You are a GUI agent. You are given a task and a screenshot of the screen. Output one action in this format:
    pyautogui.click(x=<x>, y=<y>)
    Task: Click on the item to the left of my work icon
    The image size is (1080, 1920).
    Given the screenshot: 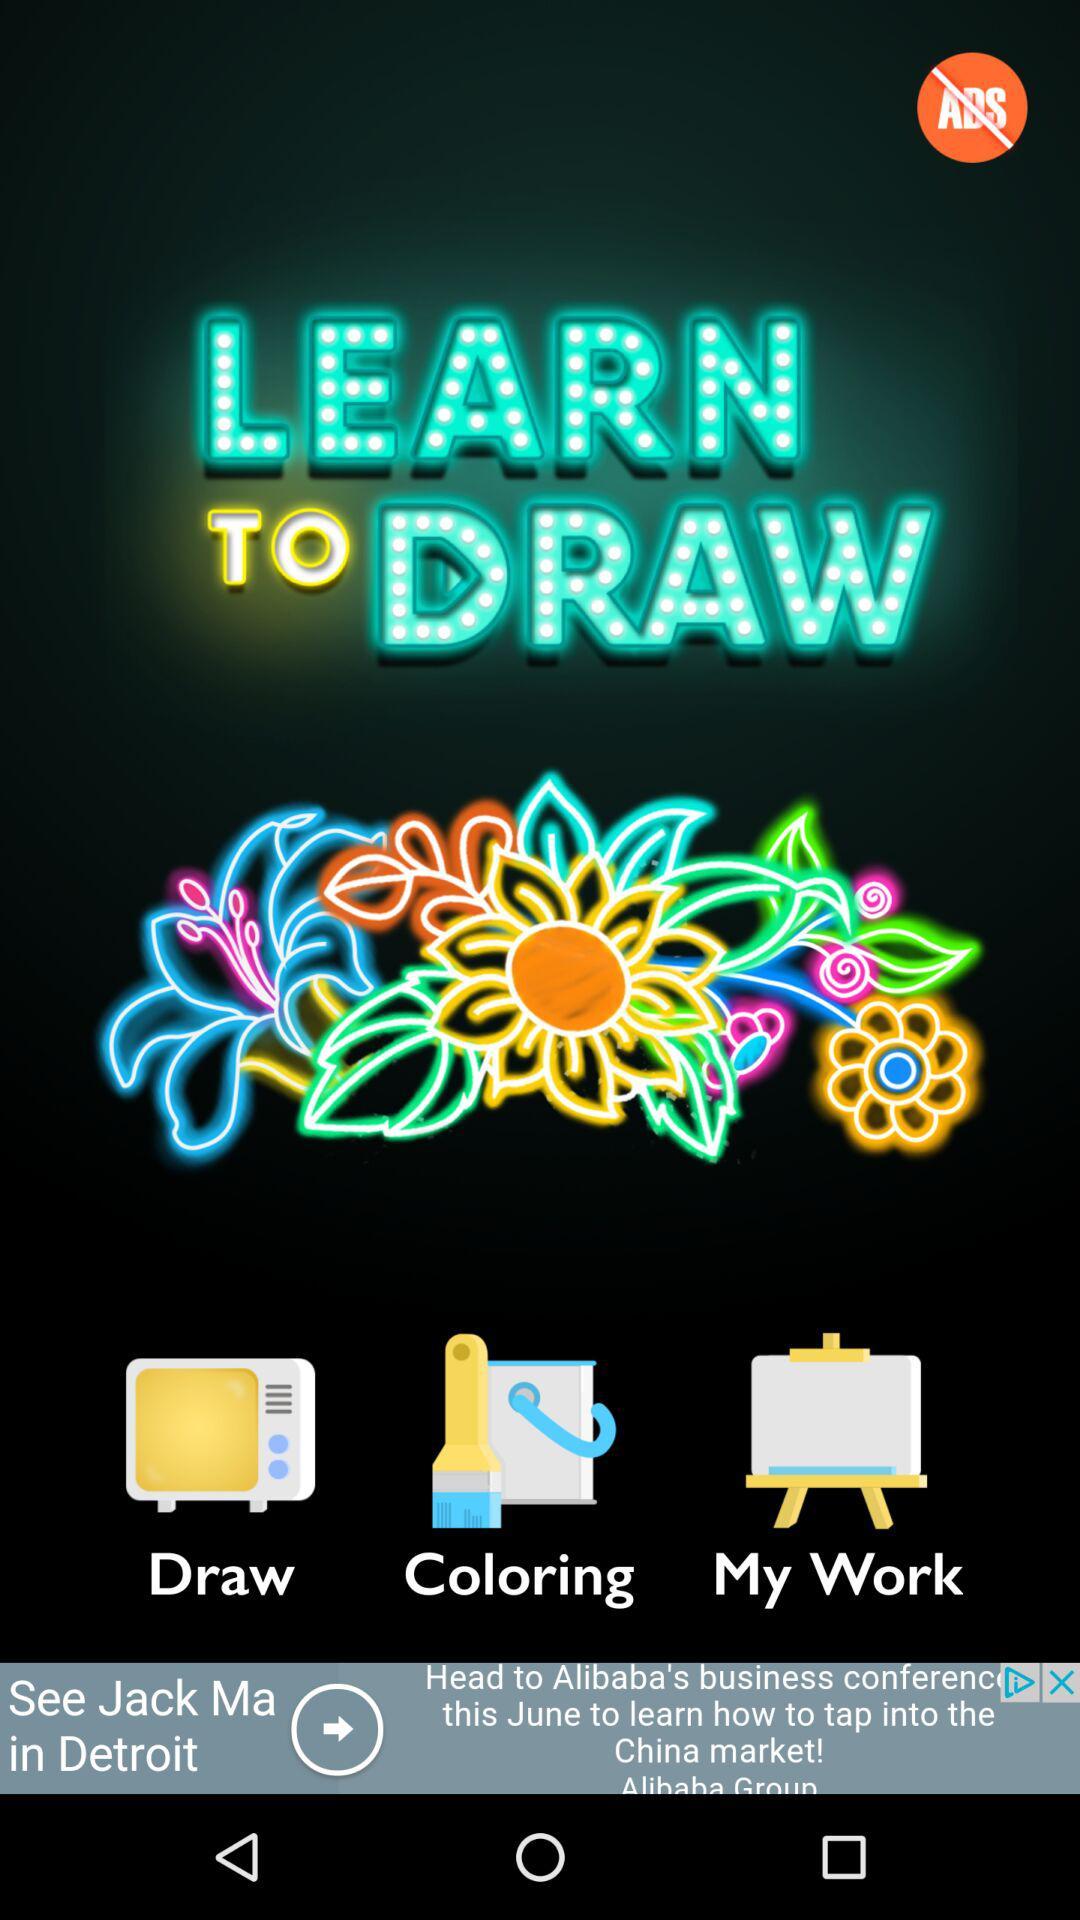 What is the action you would take?
    pyautogui.click(x=518, y=1430)
    